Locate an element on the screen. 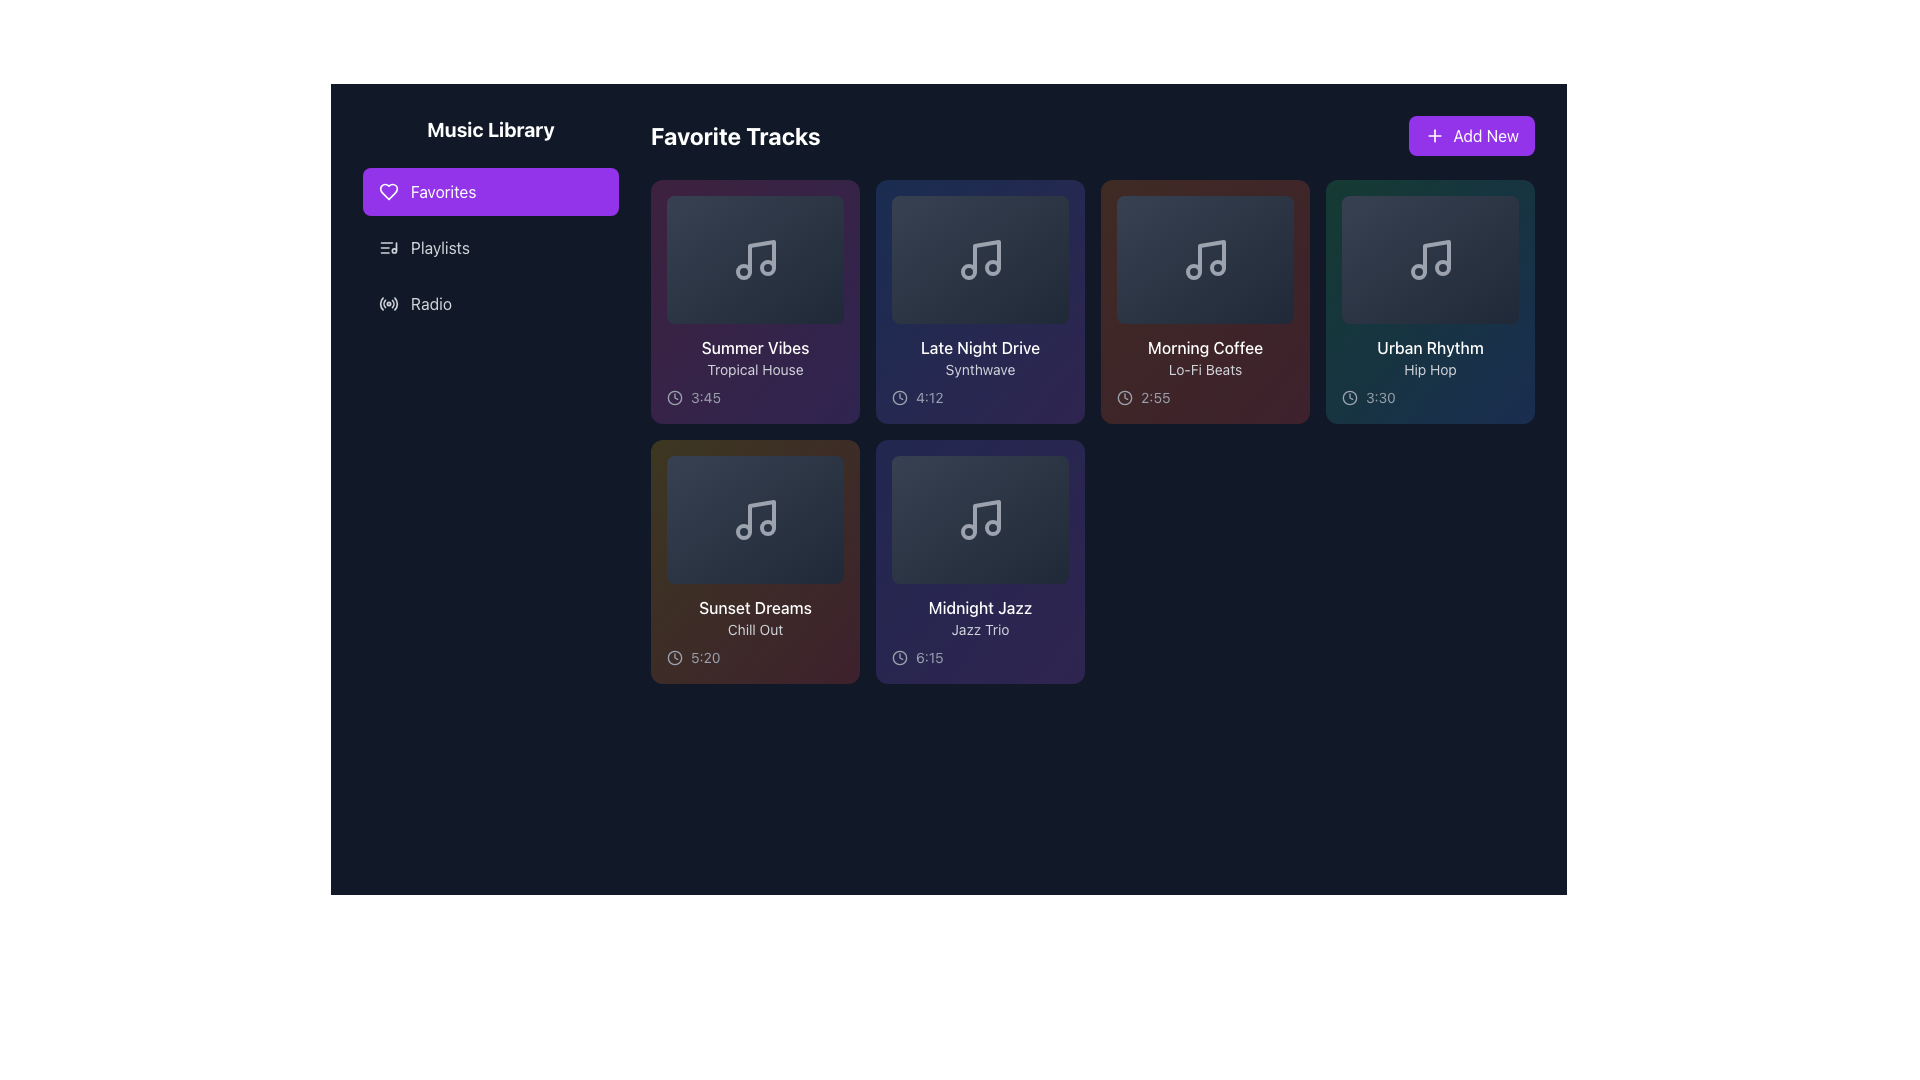 Image resolution: width=1920 pixels, height=1080 pixels. the iconic clock representation (circle in an SVG icon) located at the top left corner of the 'Summer Vibes' card is located at coordinates (675, 397).